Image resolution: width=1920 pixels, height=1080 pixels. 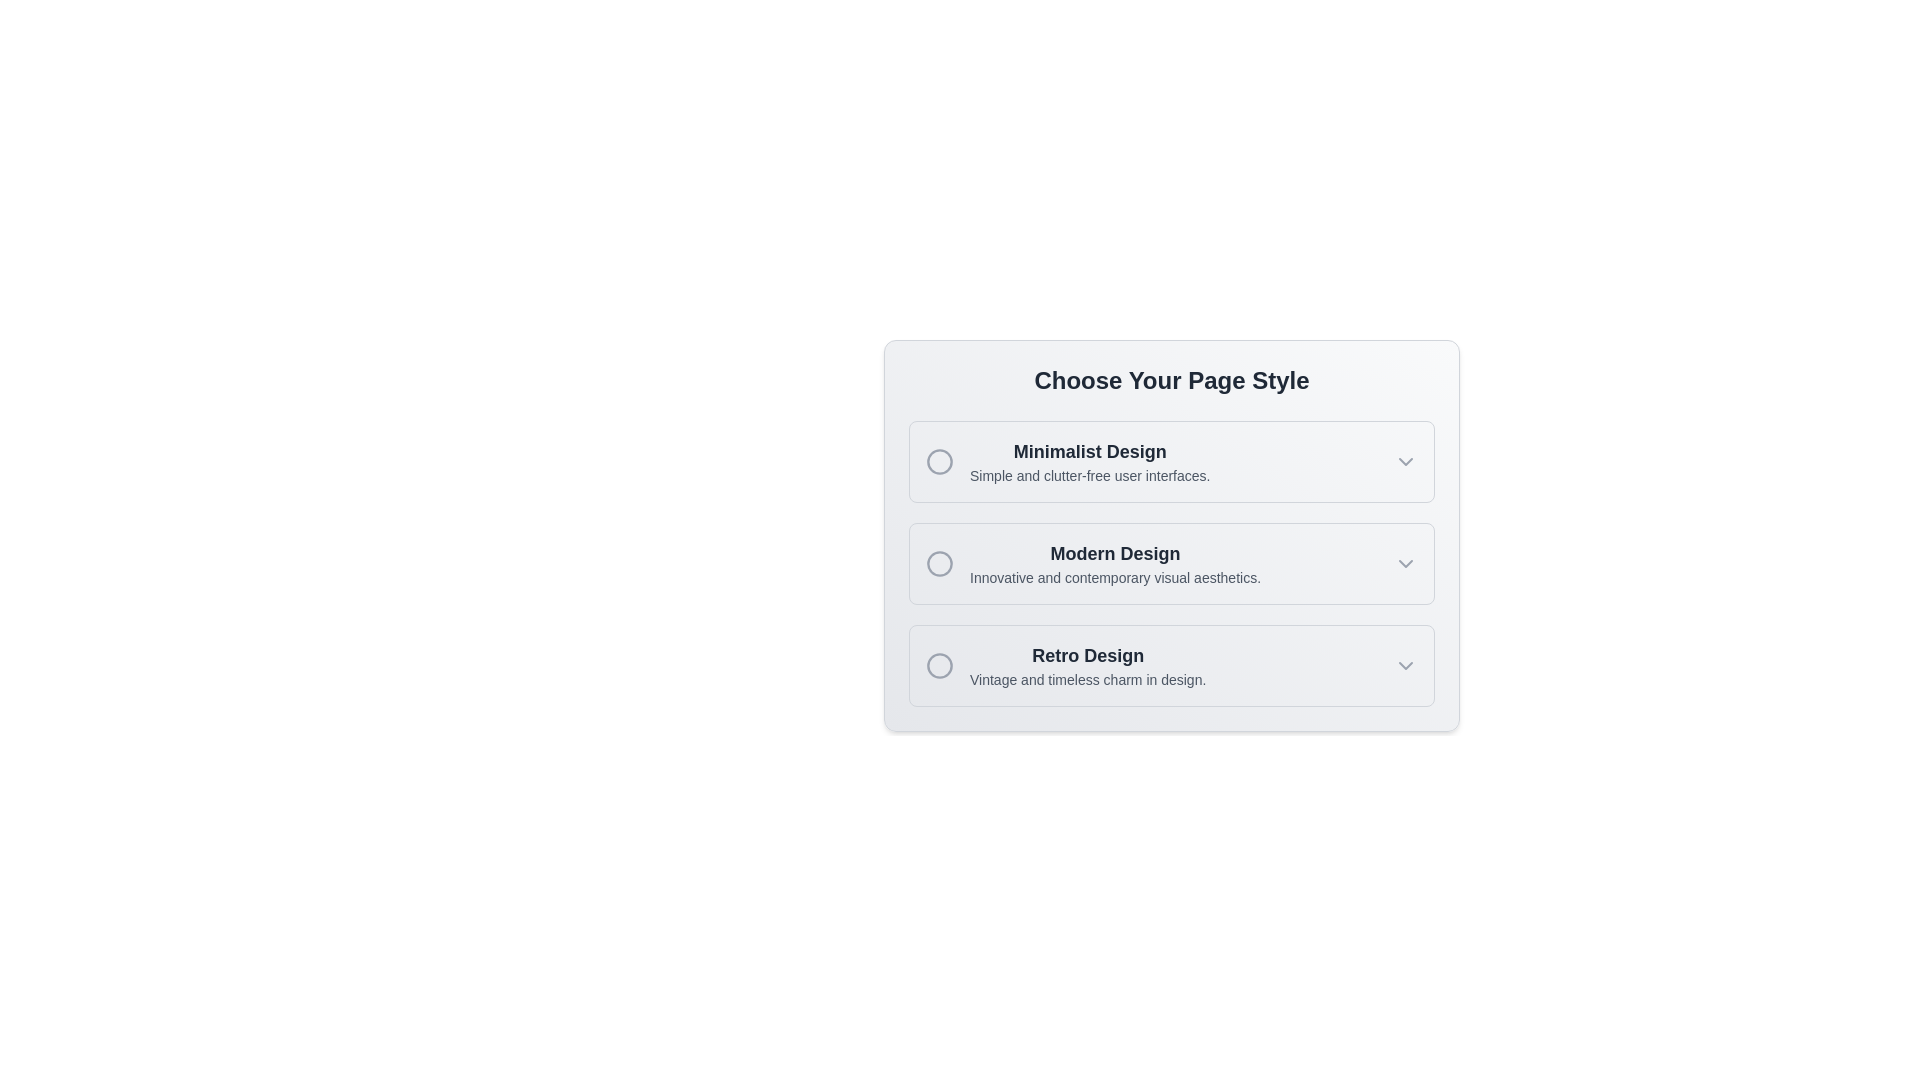 What do you see at coordinates (1067, 462) in the screenshot?
I see `the first design option labeled 'Minimalist Design' which displays a larger bold text and a subtext 'Simple and clutter-free user interfaces.'` at bounding box center [1067, 462].